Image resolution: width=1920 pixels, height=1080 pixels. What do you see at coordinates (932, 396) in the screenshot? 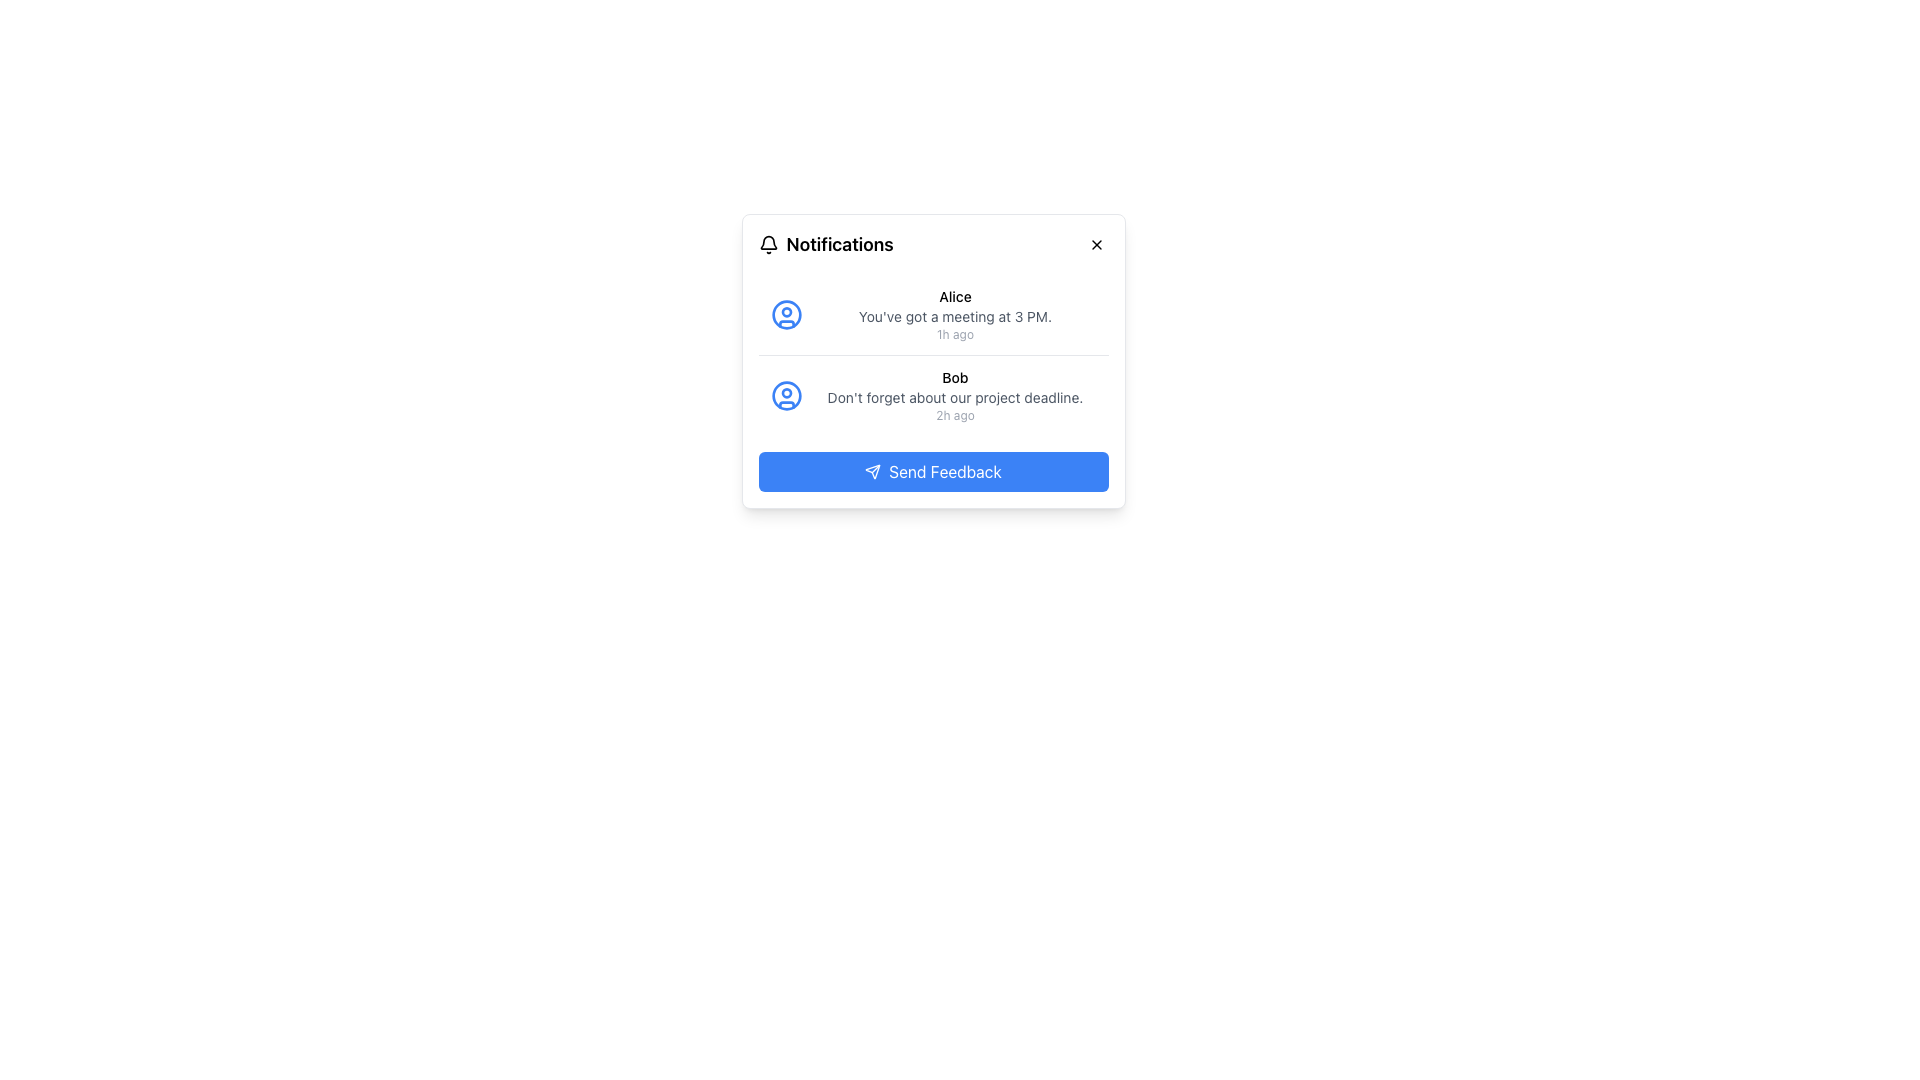
I see `the notification item from 'Bob' regarding a project deadline` at bounding box center [932, 396].